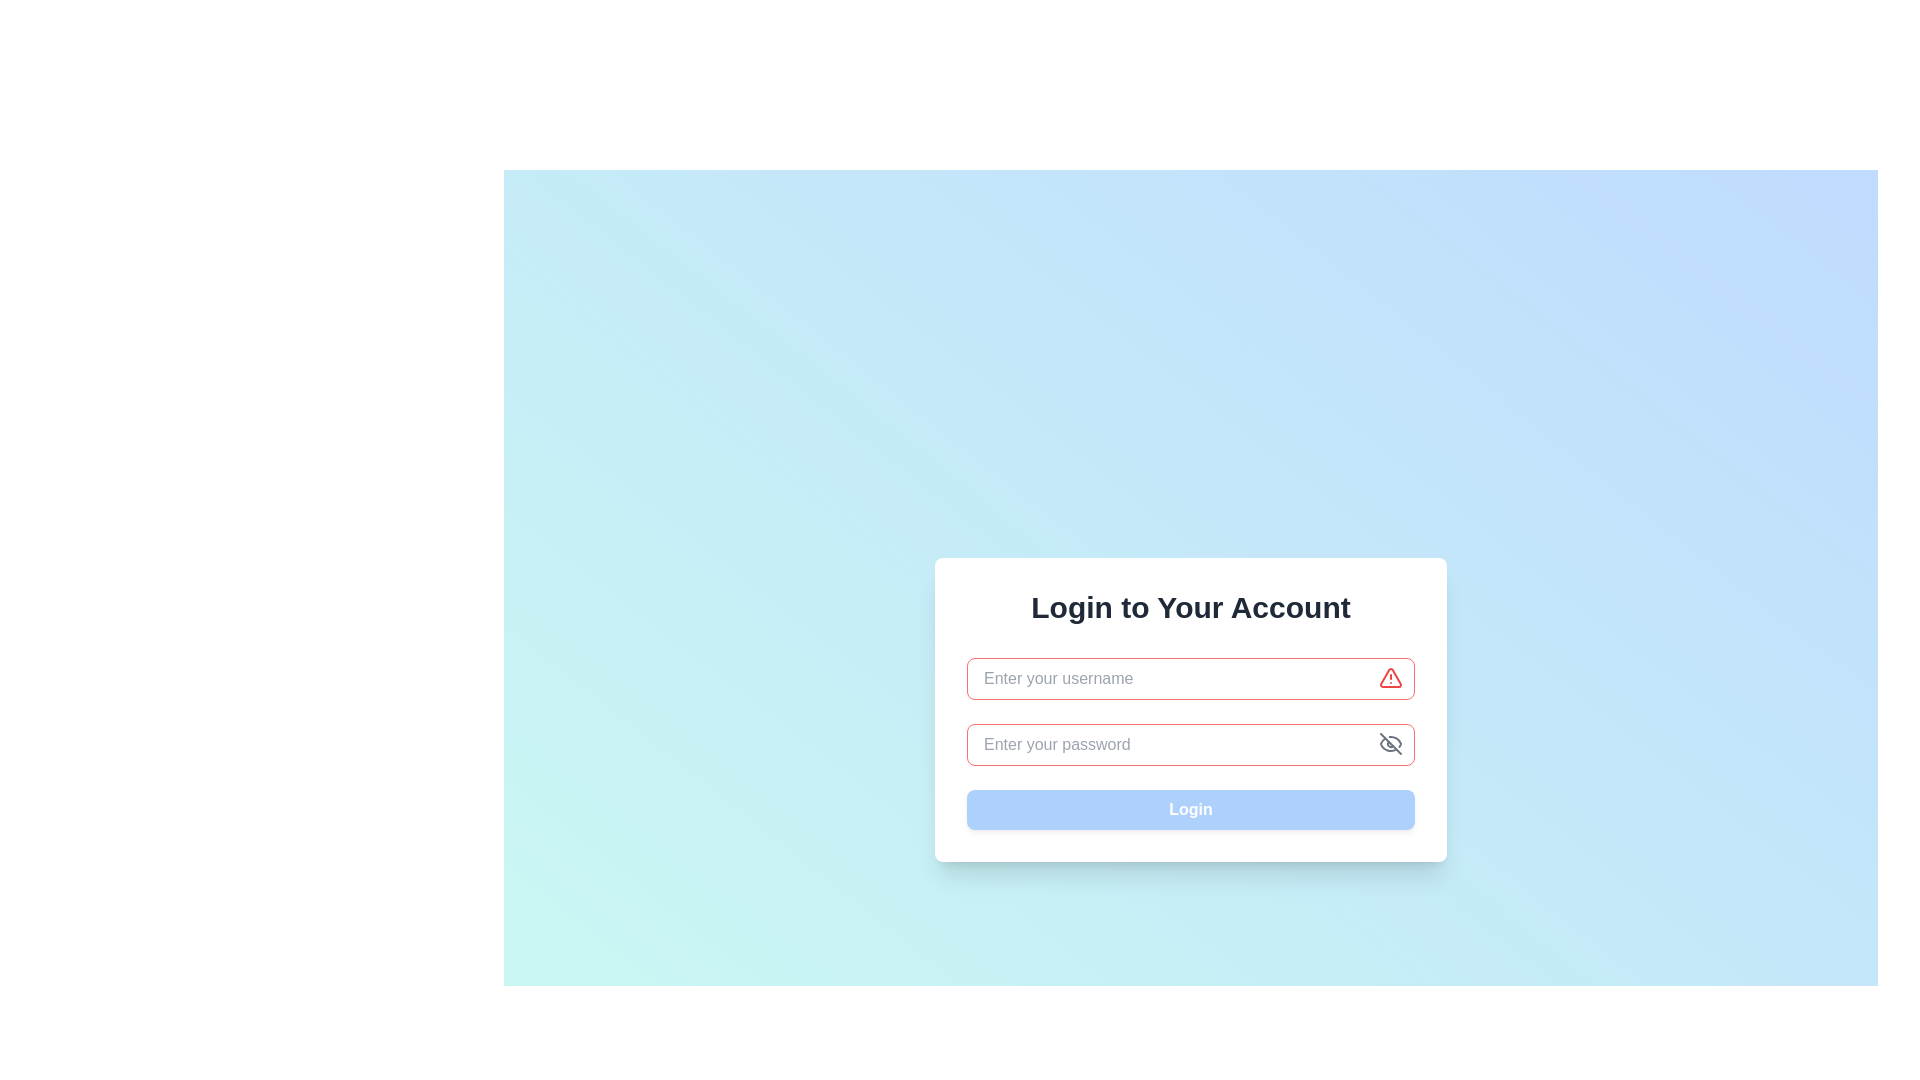 The height and width of the screenshot is (1080, 1920). What do you see at coordinates (1389, 676) in the screenshot?
I see `the validation error or warning icon within the 'Enter your username' input field` at bounding box center [1389, 676].